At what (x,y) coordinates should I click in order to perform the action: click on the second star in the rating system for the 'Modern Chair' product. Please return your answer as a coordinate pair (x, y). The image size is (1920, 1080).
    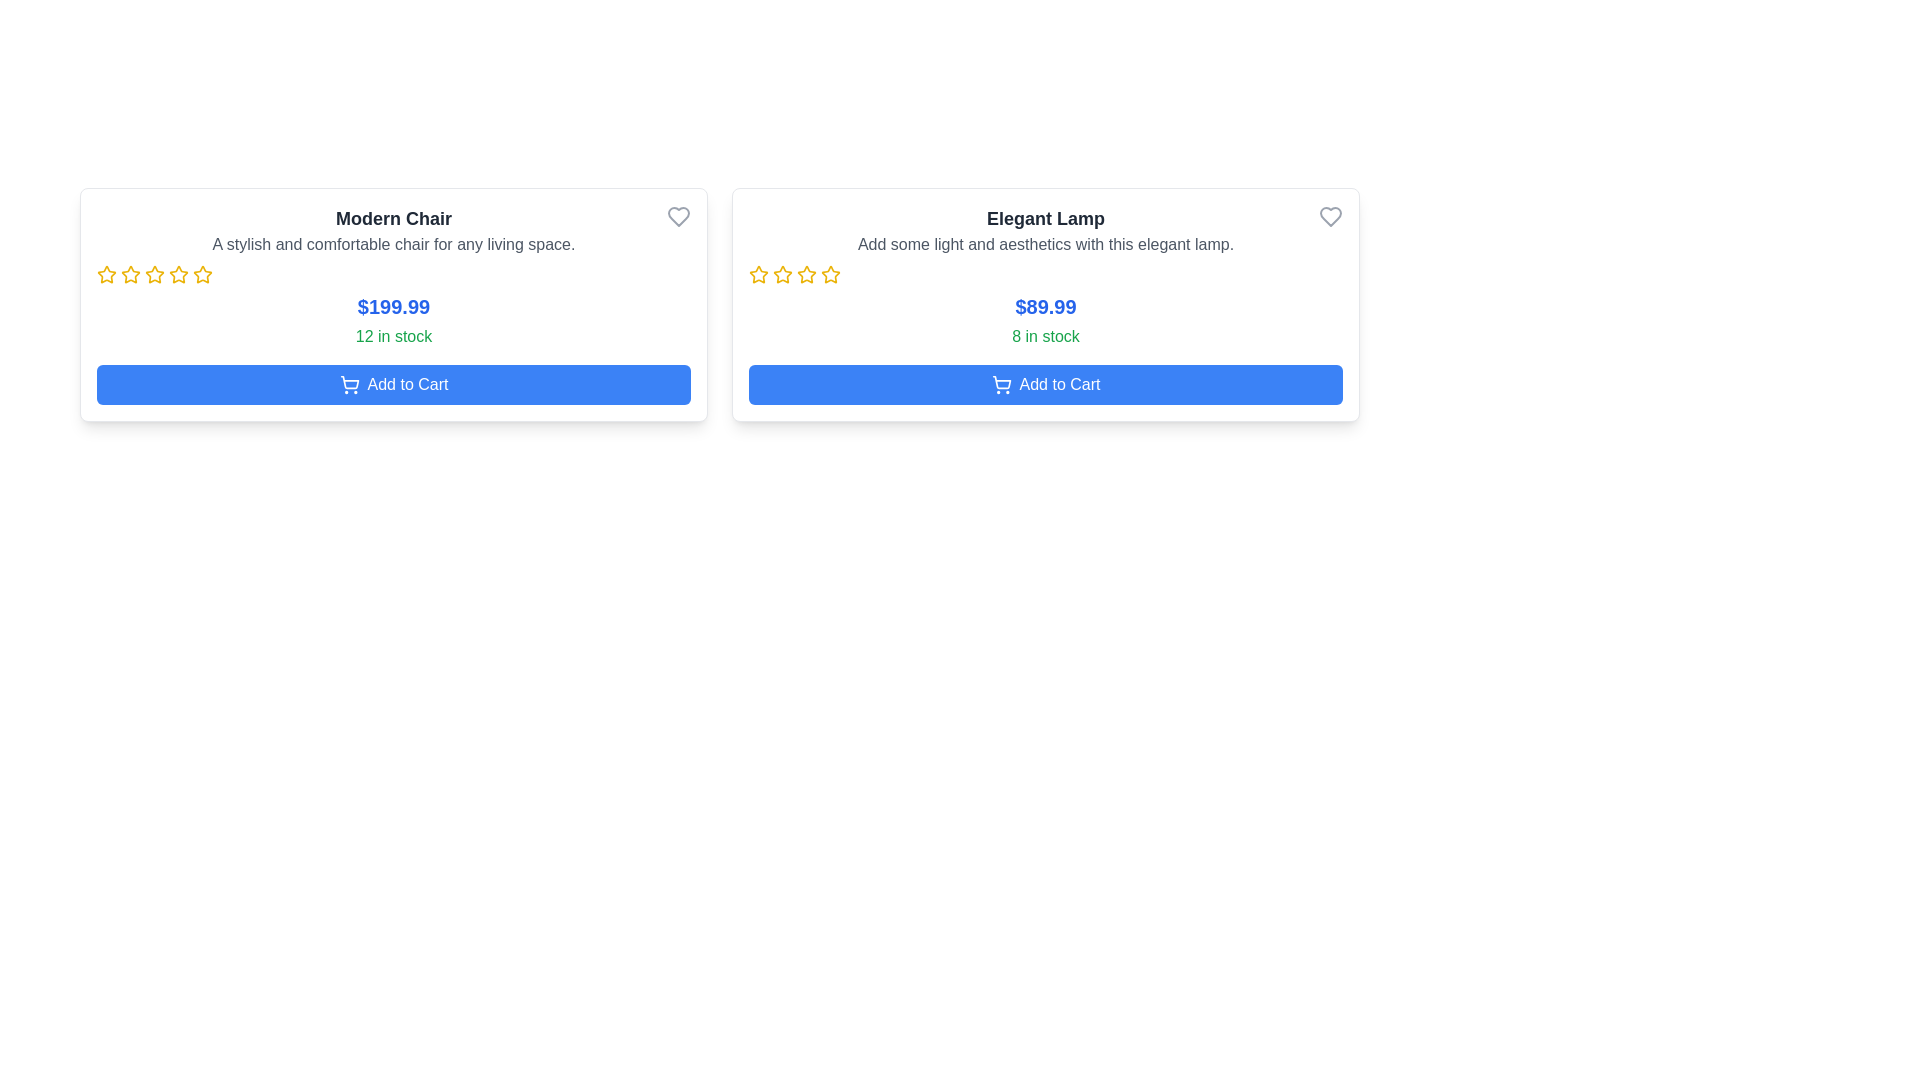
    Looking at the image, I should click on (153, 274).